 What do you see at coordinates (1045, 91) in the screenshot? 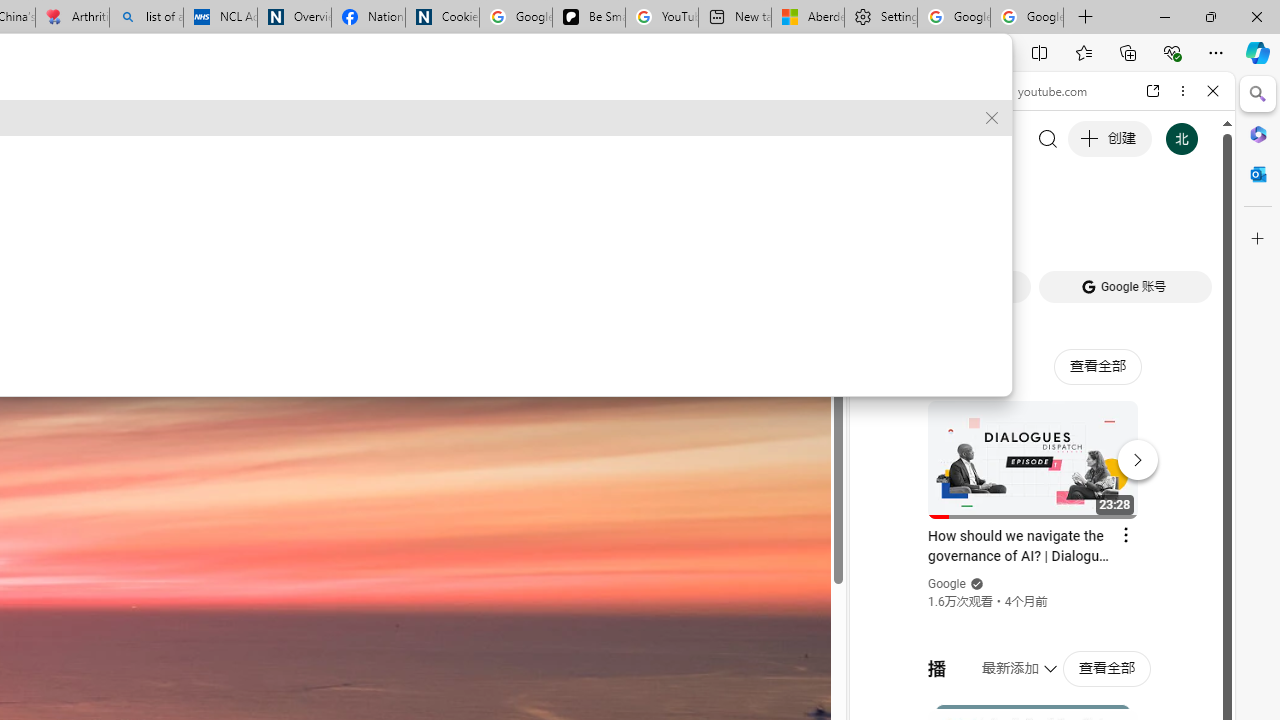
I see `'youtube.com'` at bounding box center [1045, 91].